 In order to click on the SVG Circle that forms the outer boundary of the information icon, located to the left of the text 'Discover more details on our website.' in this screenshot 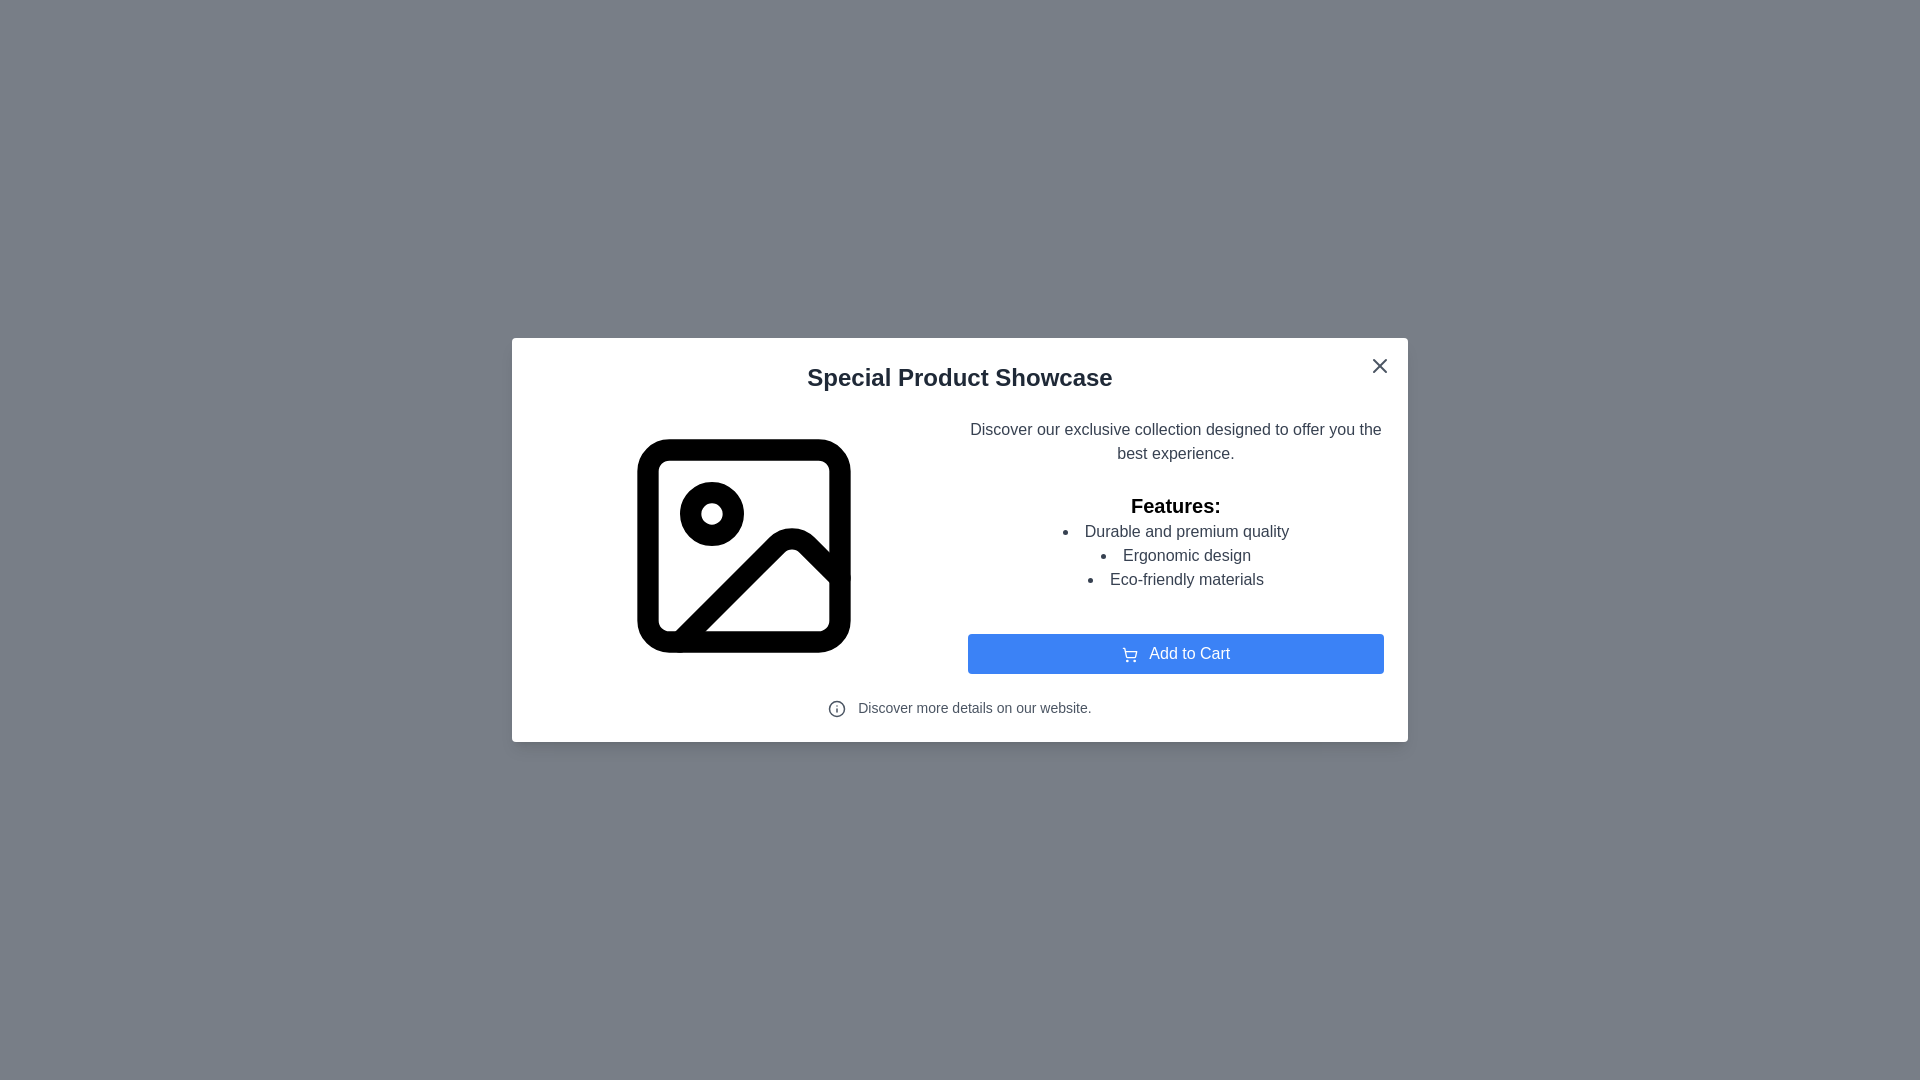, I will do `click(837, 708)`.